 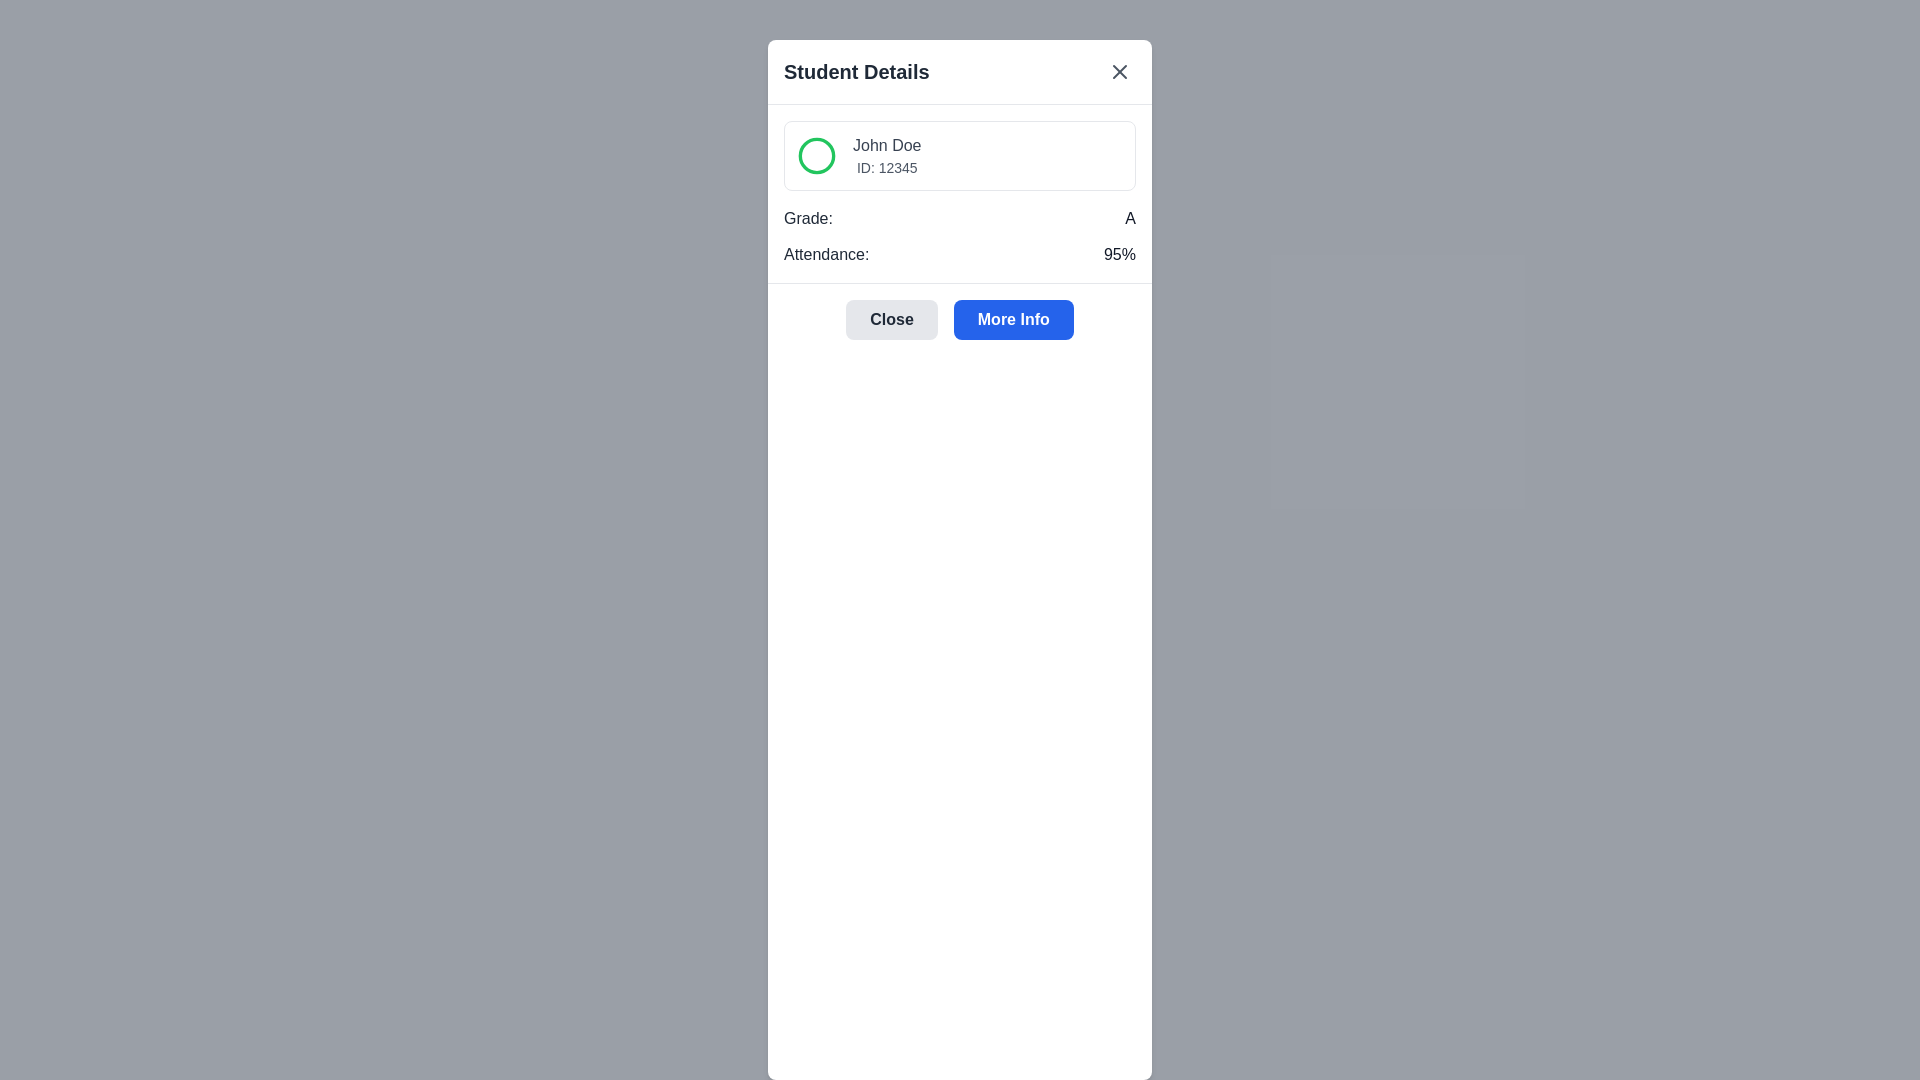 What do you see at coordinates (808, 219) in the screenshot?
I see `the text label displaying 'Grade:' in bold black font, located in the 'Student Details' section, positioned to the left of the grade value 'A'` at bounding box center [808, 219].